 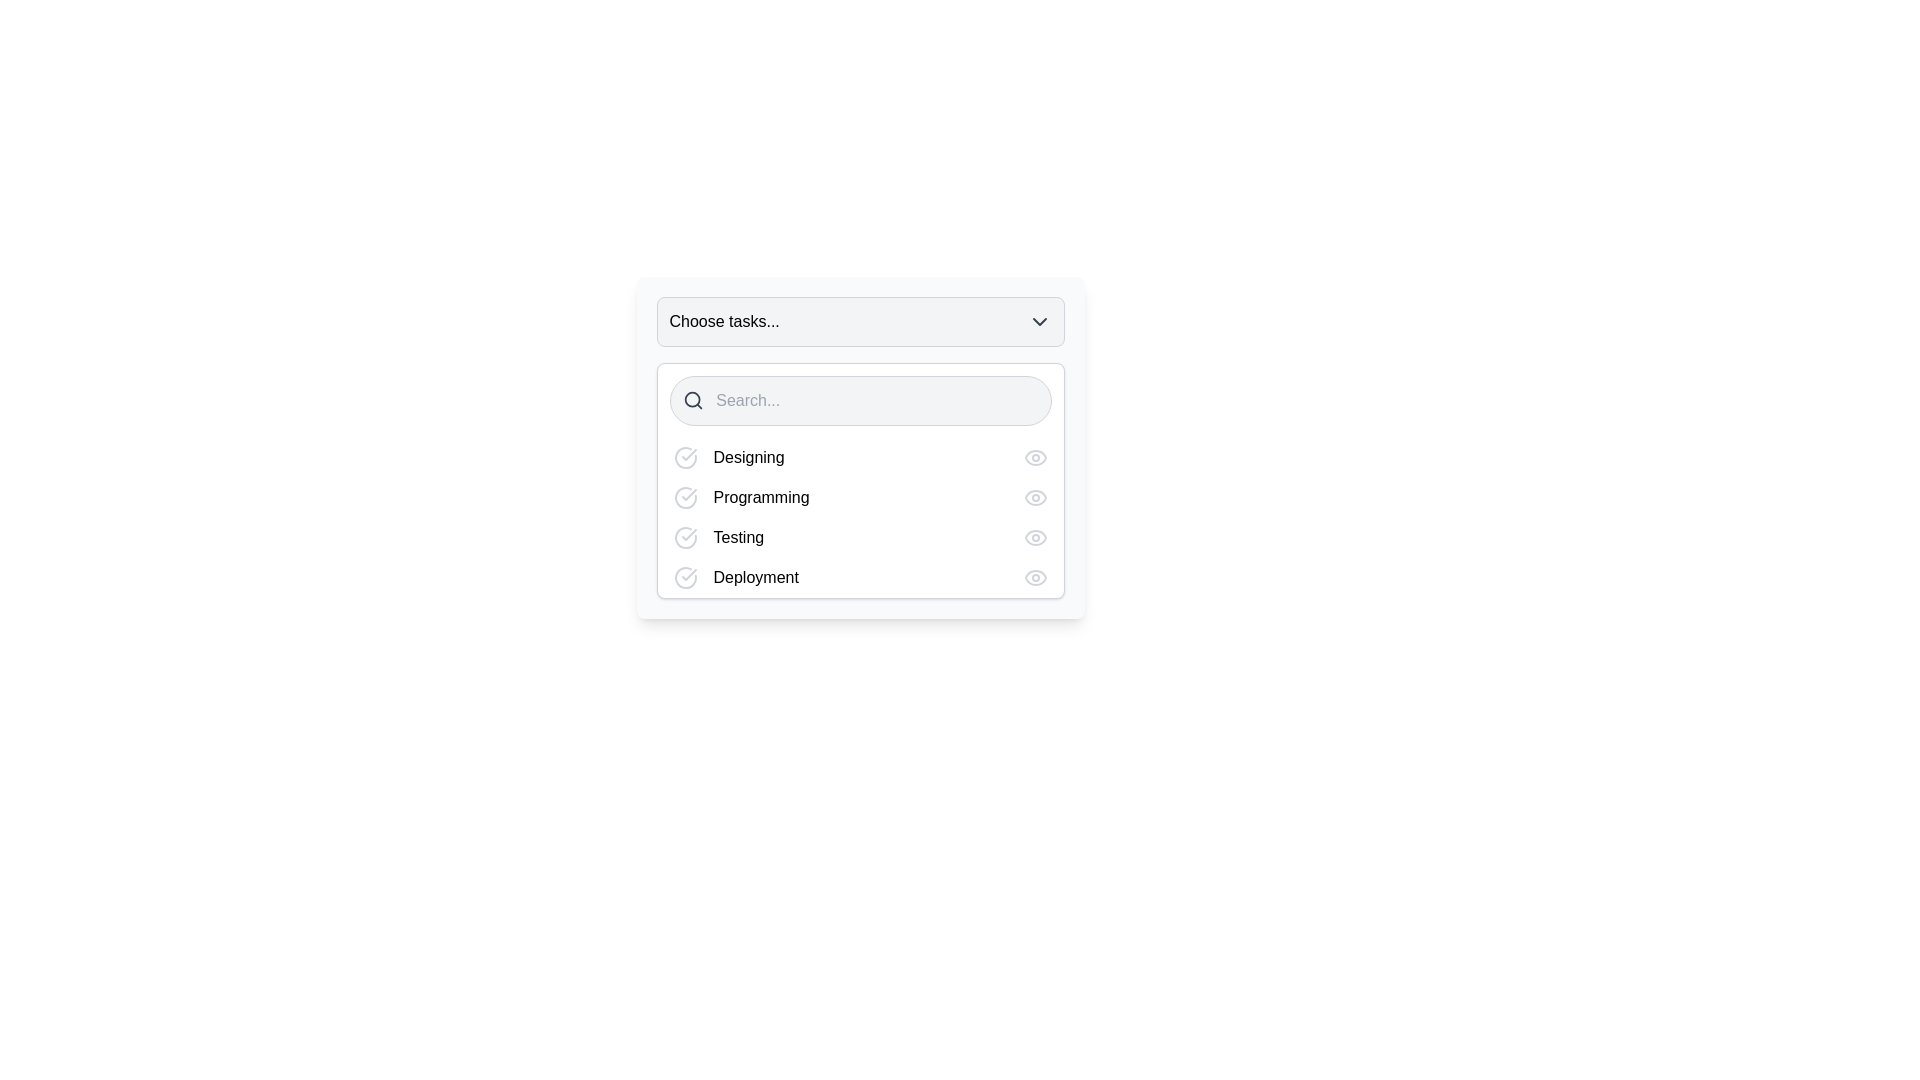 What do you see at coordinates (860, 401) in the screenshot?
I see `the search input field located beneath the title 'Choose tasks...' to observe its functionality` at bounding box center [860, 401].